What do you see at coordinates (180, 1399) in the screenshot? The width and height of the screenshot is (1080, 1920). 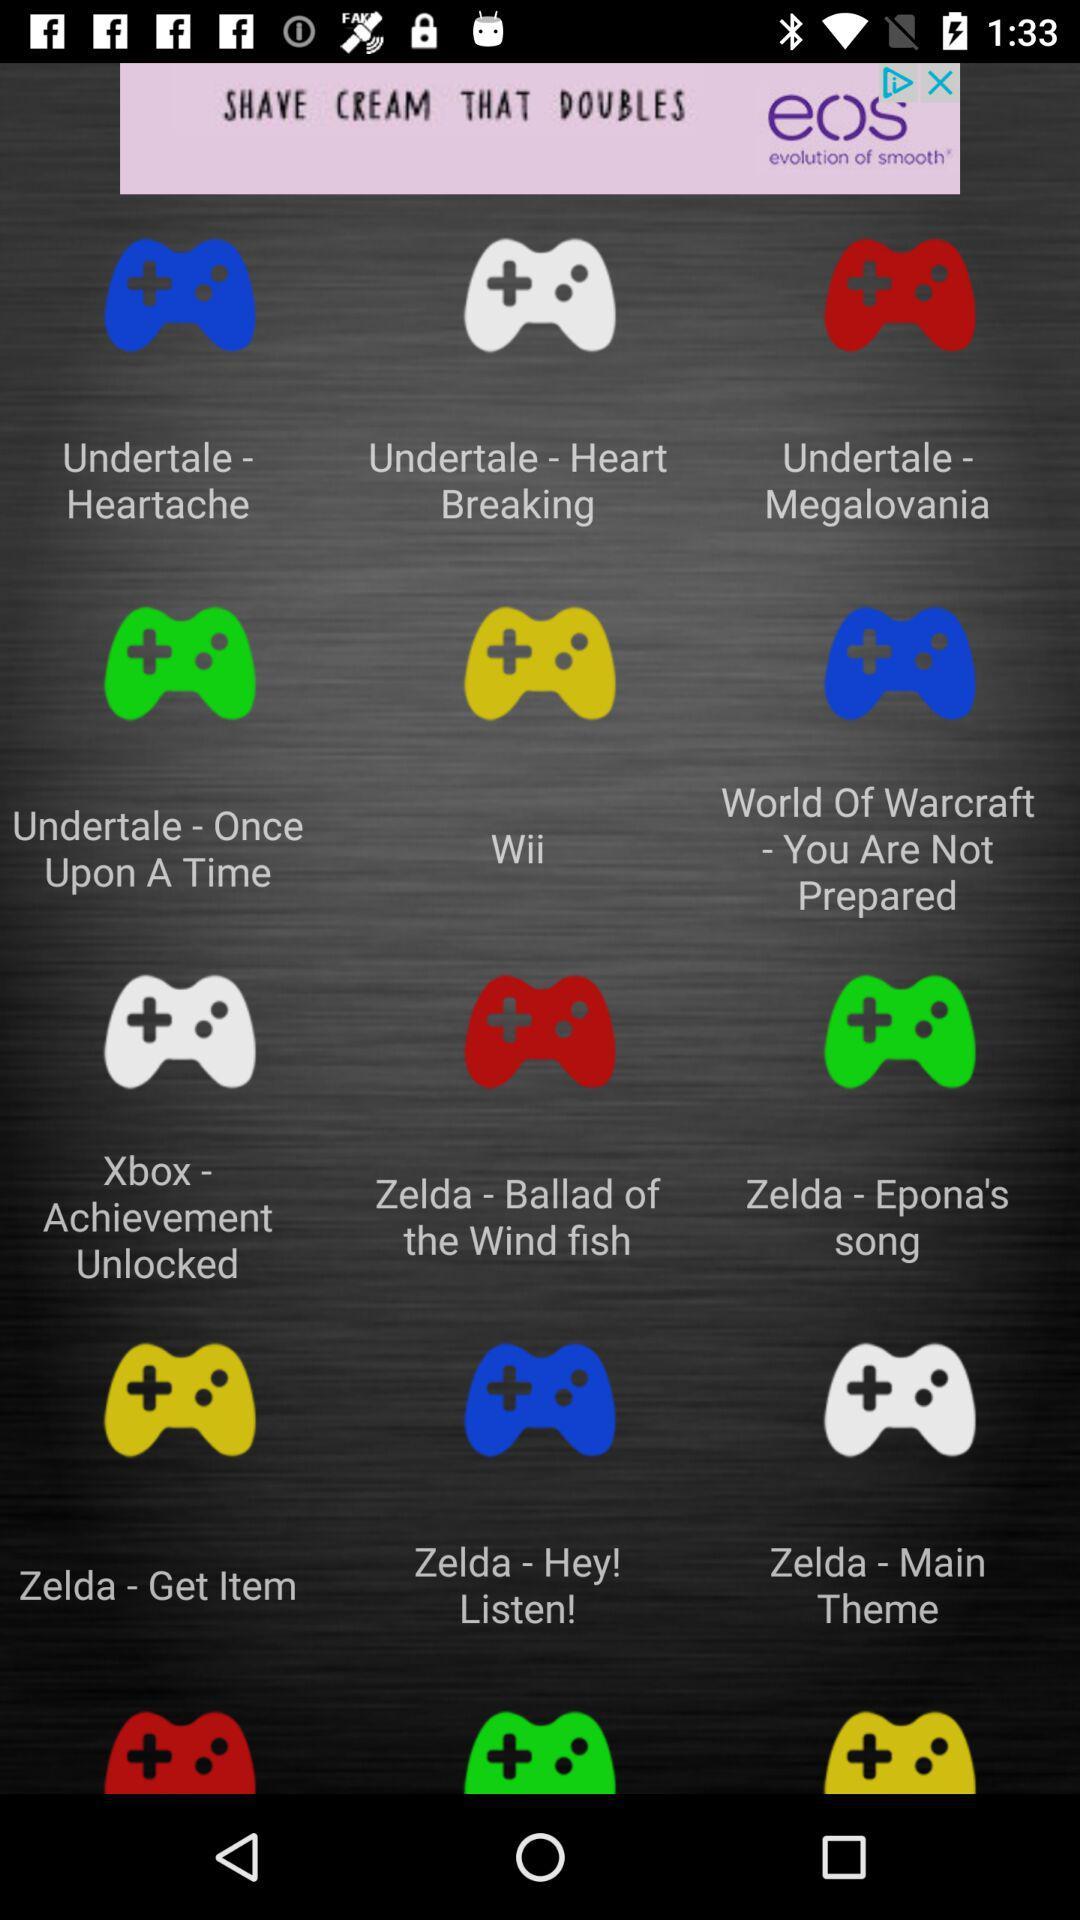 I see `game` at bounding box center [180, 1399].